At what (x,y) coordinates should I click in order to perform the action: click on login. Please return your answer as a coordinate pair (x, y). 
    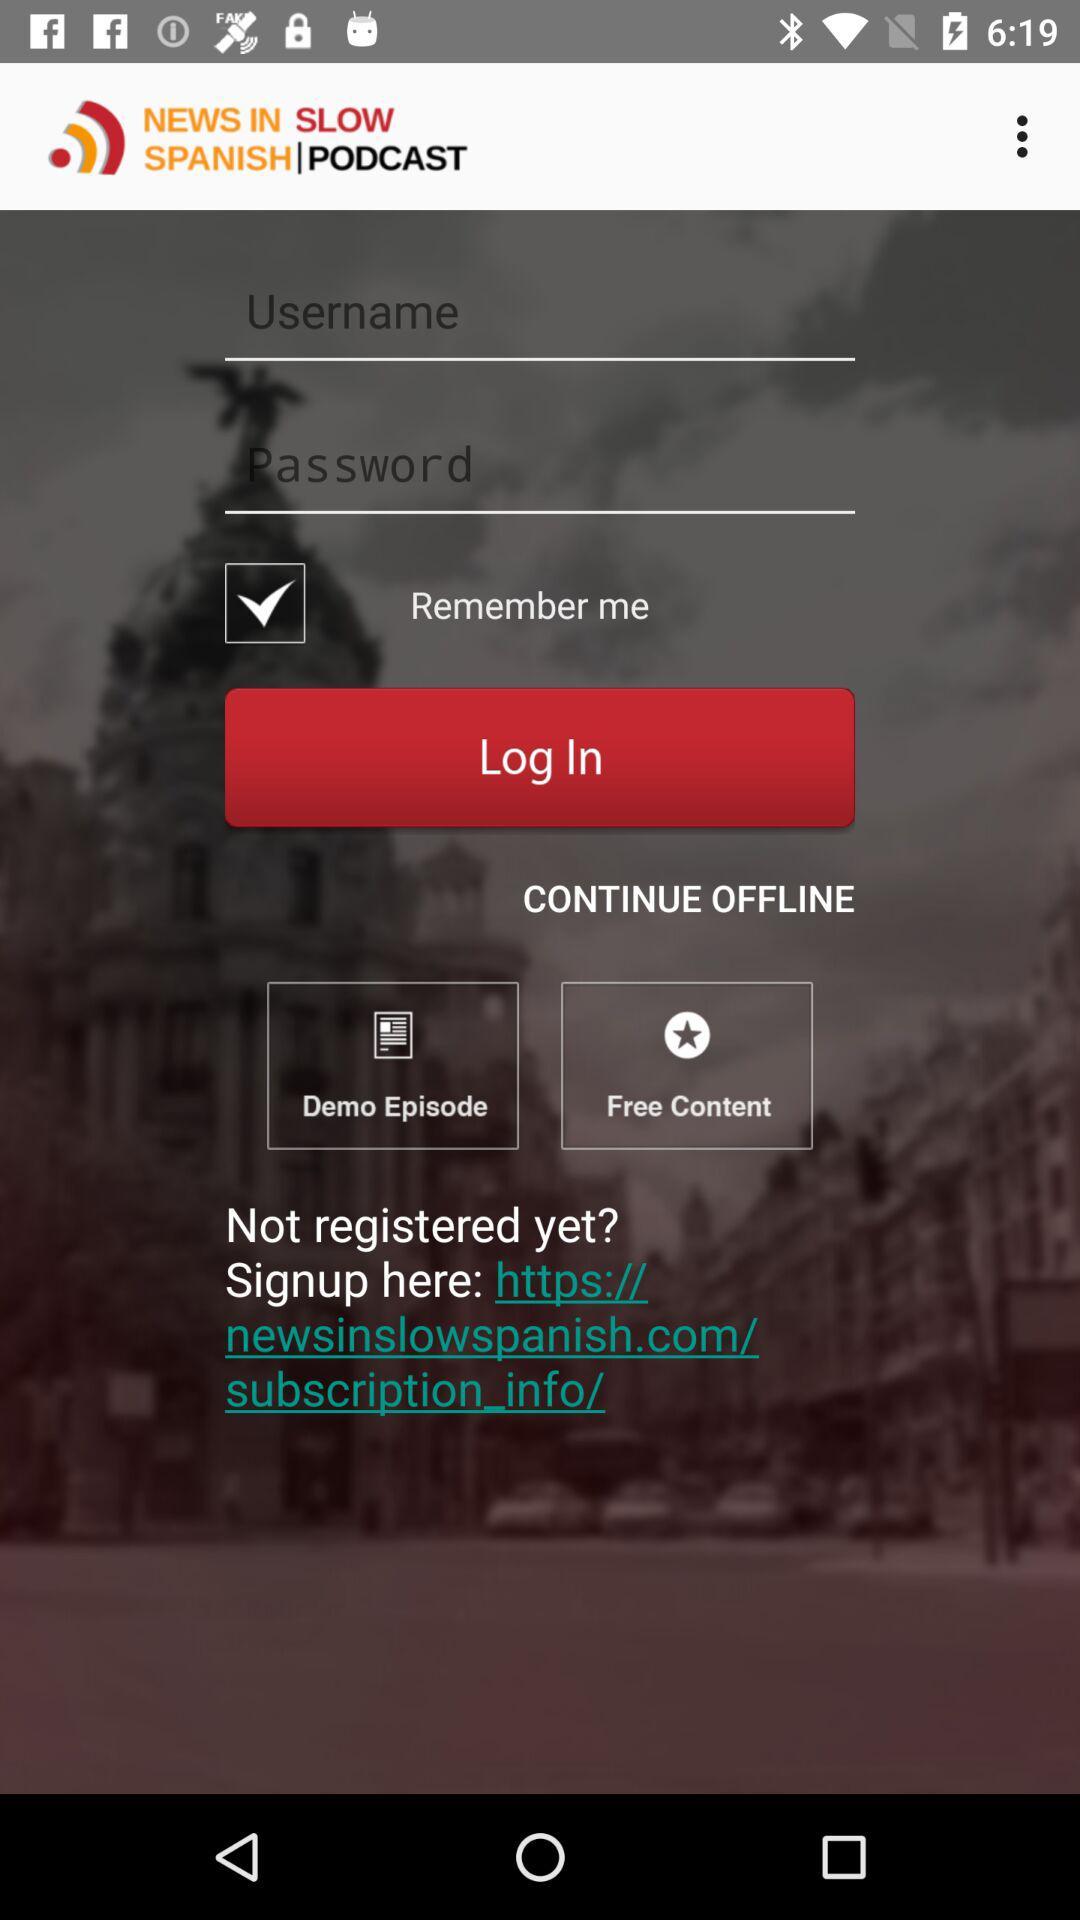
    Looking at the image, I should click on (540, 760).